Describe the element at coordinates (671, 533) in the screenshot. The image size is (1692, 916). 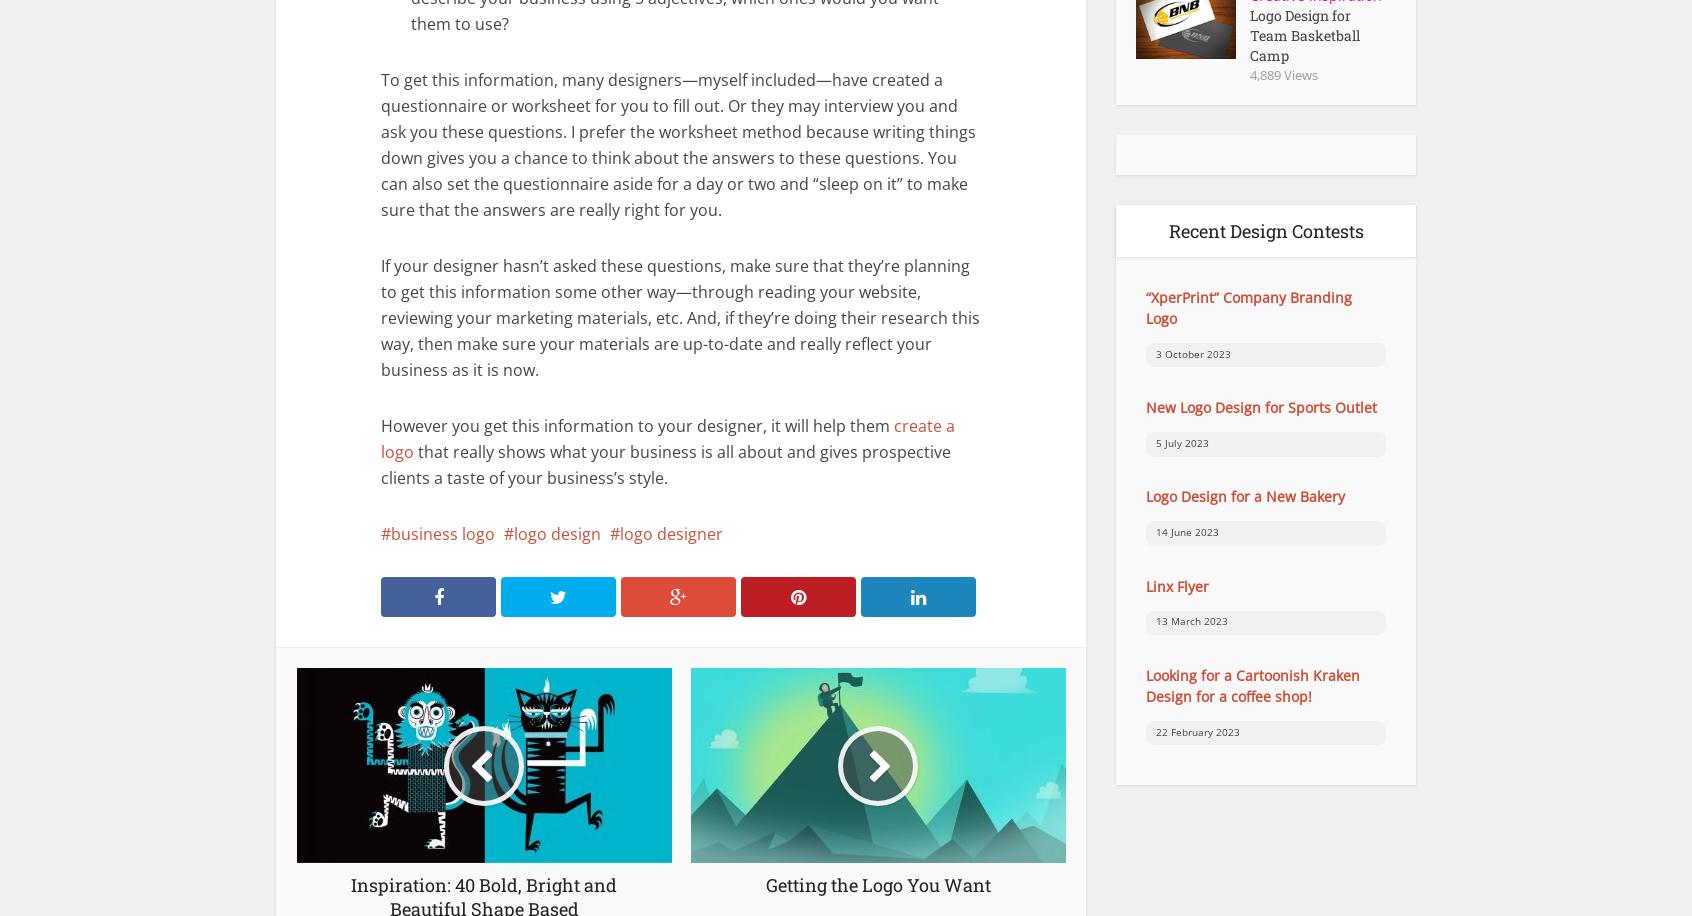
I see `'logo designer'` at that location.